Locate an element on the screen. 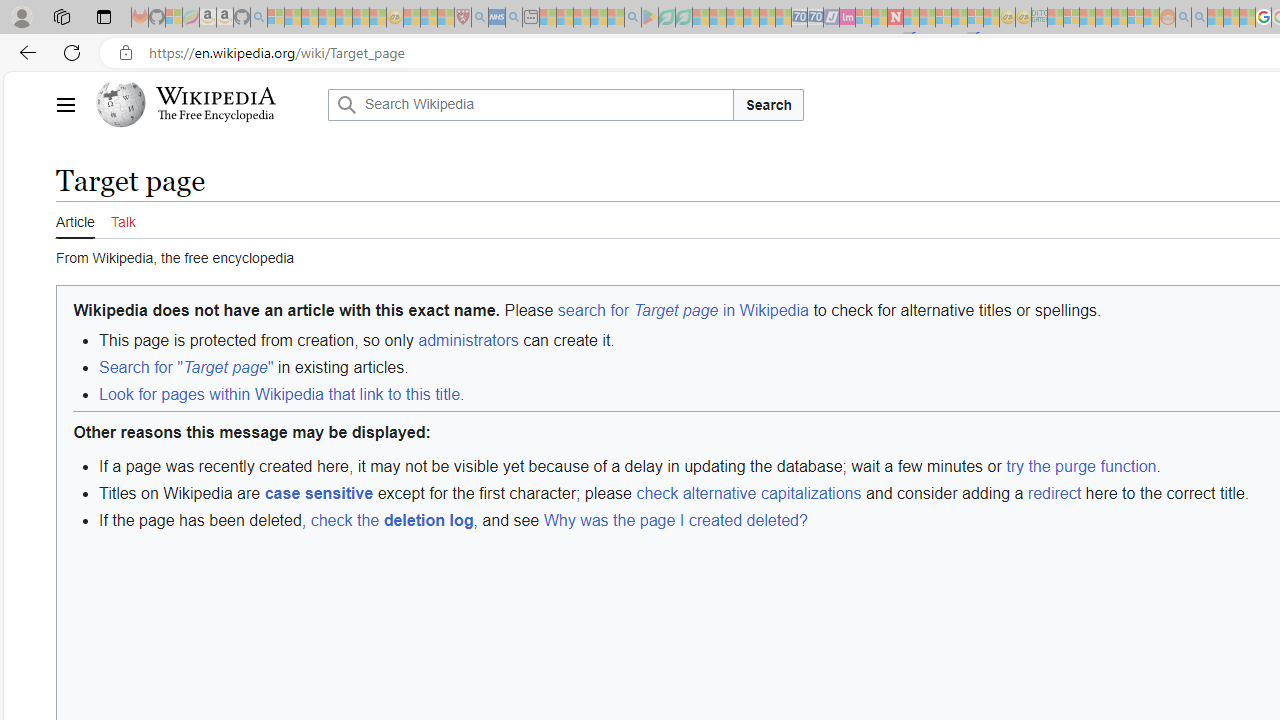  'Why was the page I created deleted?' is located at coordinates (675, 519).